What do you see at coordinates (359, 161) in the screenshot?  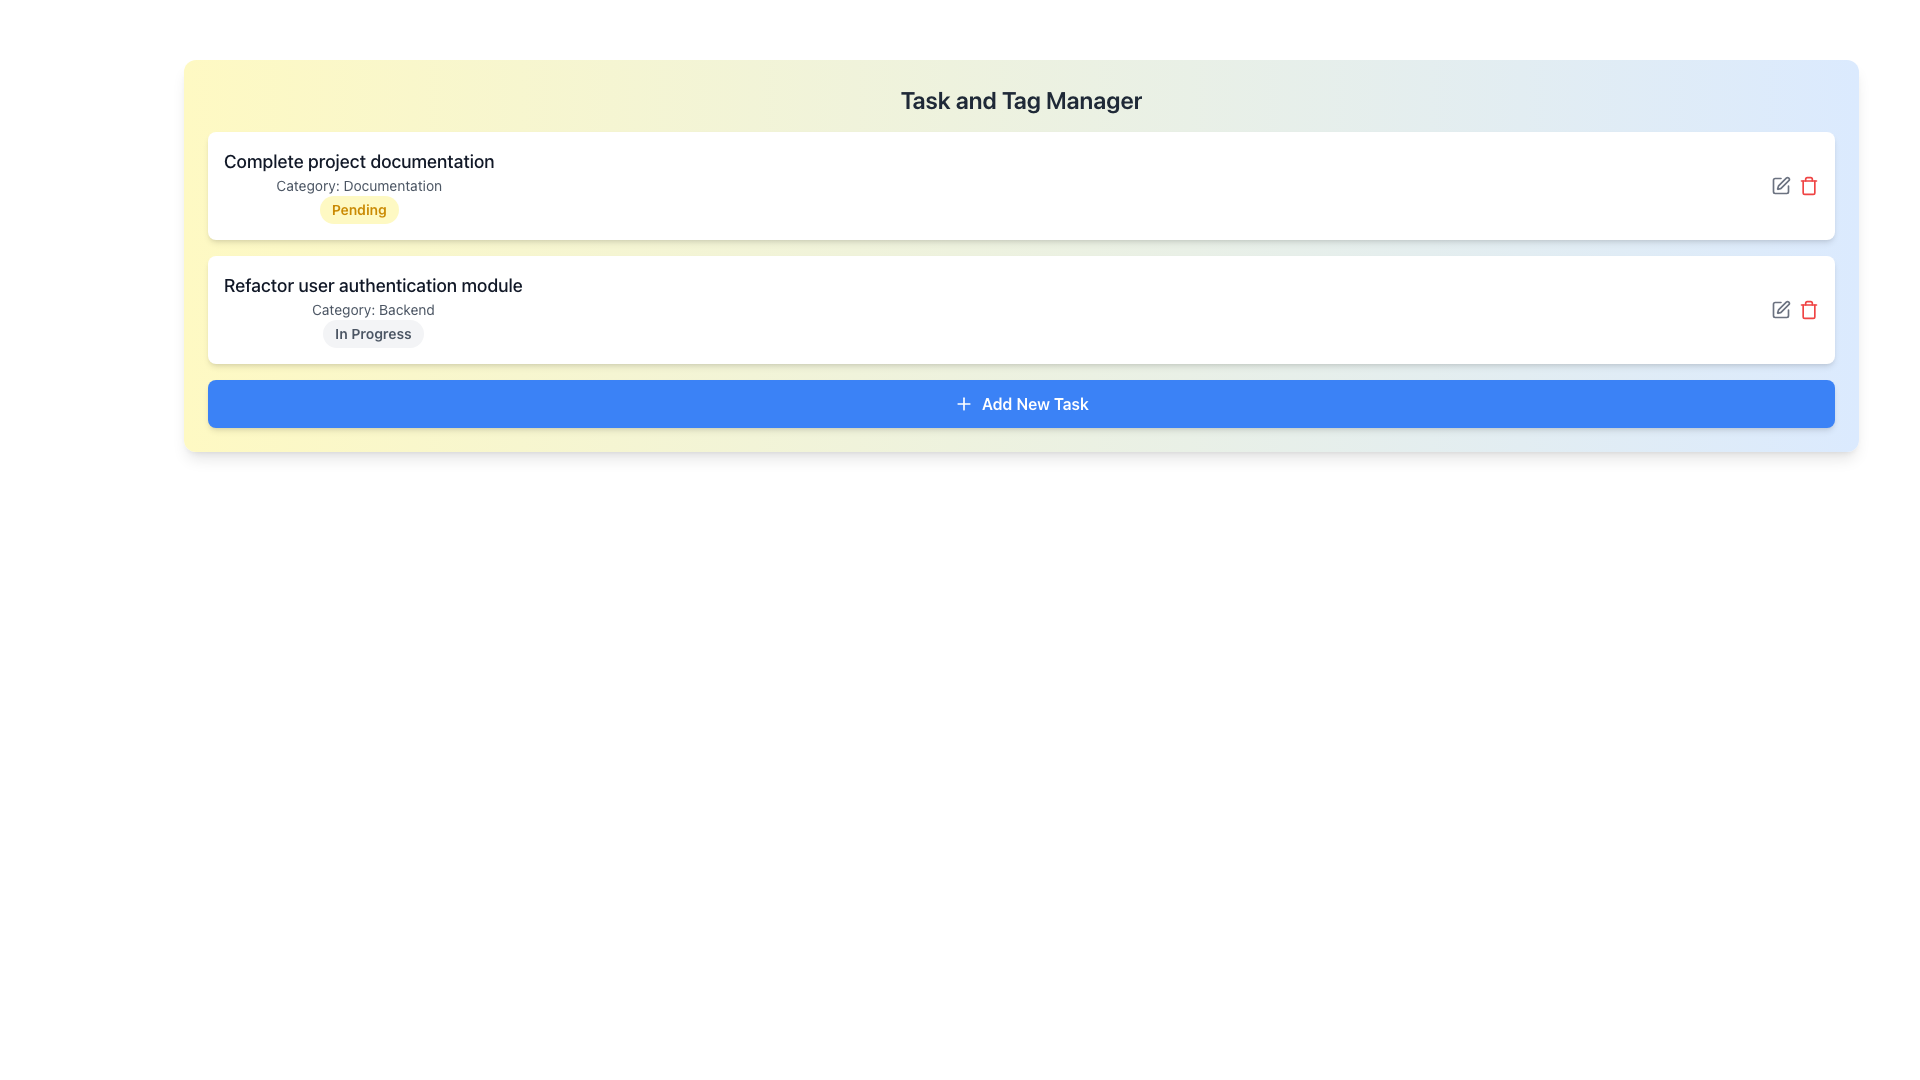 I see `the text label displaying 'Complete project documentation' which is prominently styled in bold and larger font at the top of the task panel` at bounding box center [359, 161].